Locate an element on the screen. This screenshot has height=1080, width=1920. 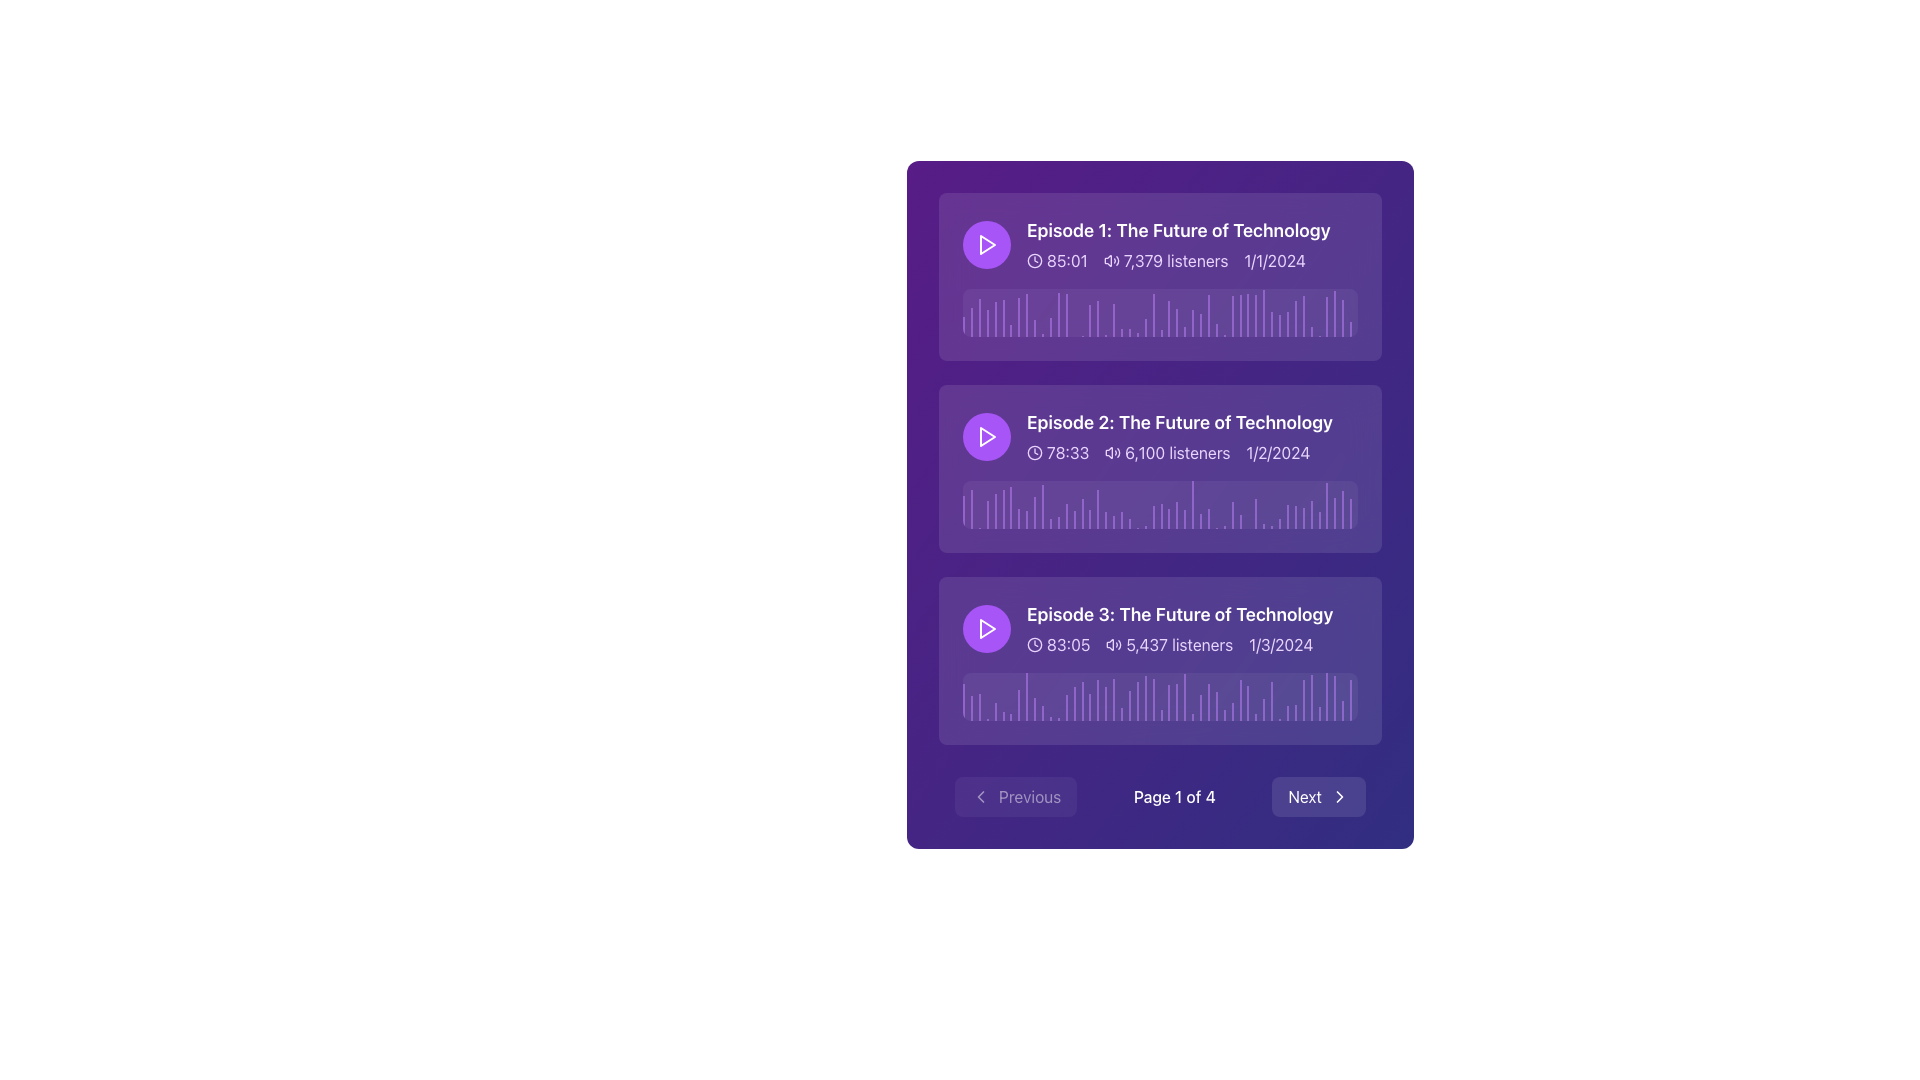
the purple progress indicator line within the waveform visualization area of the media player interface, which is the second vertical line in the sequence is located at coordinates (971, 321).